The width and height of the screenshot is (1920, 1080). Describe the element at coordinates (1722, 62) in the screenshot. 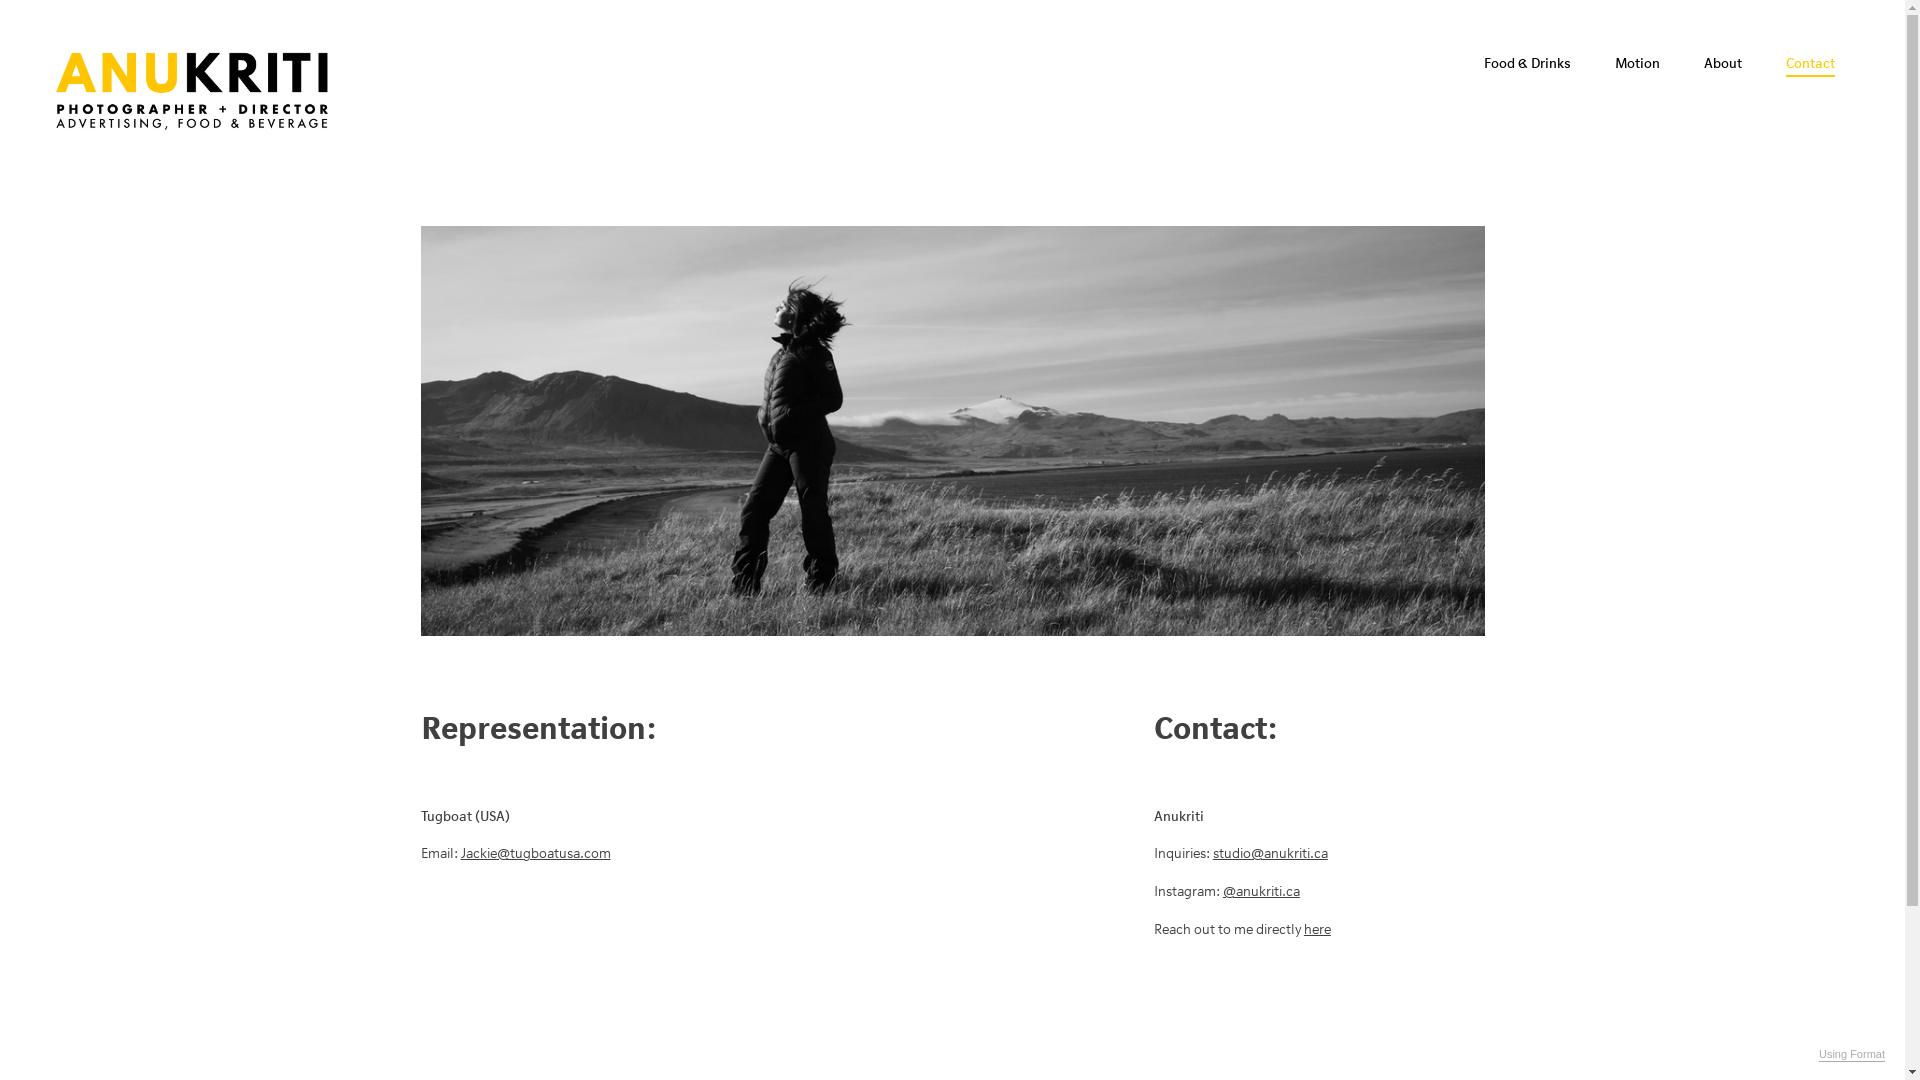

I see `'About'` at that location.